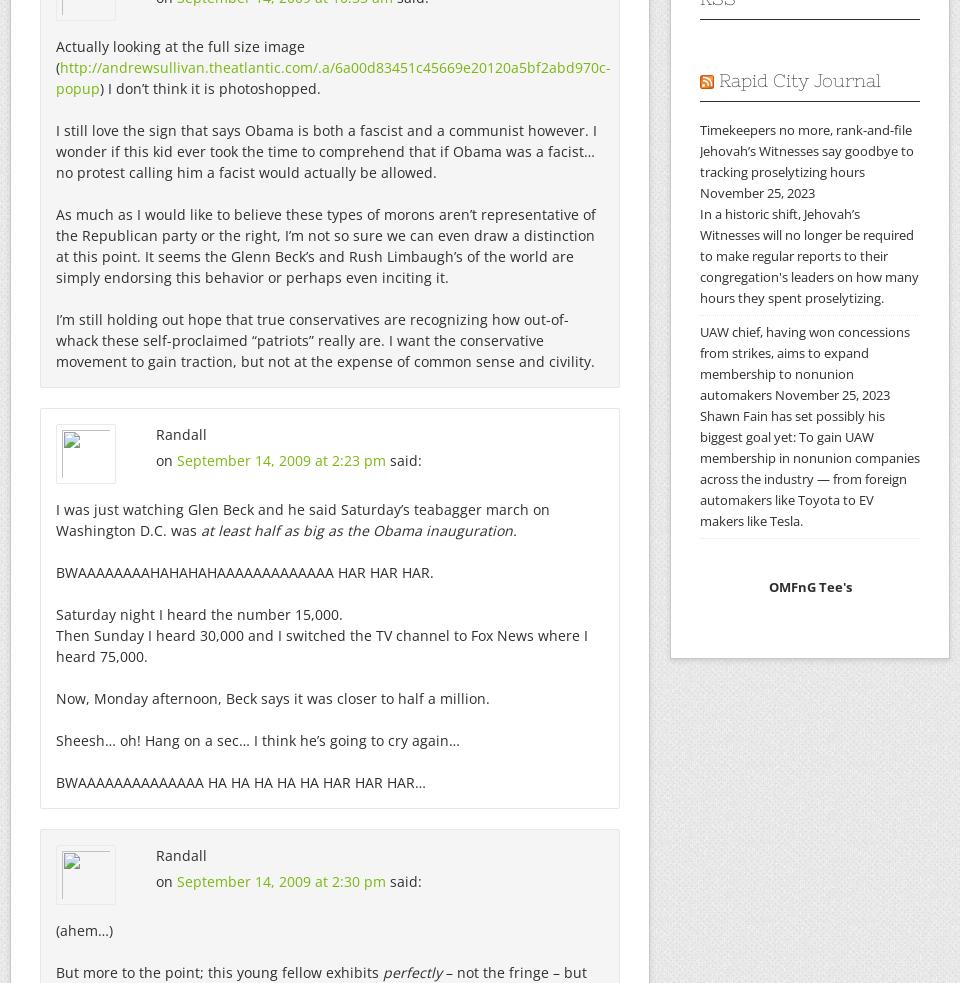  What do you see at coordinates (321, 646) in the screenshot?
I see `'Then Sunday I heard 30,000 and I switched the TV channel to Fox News where I heard 75,000.'` at bounding box center [321, 646].